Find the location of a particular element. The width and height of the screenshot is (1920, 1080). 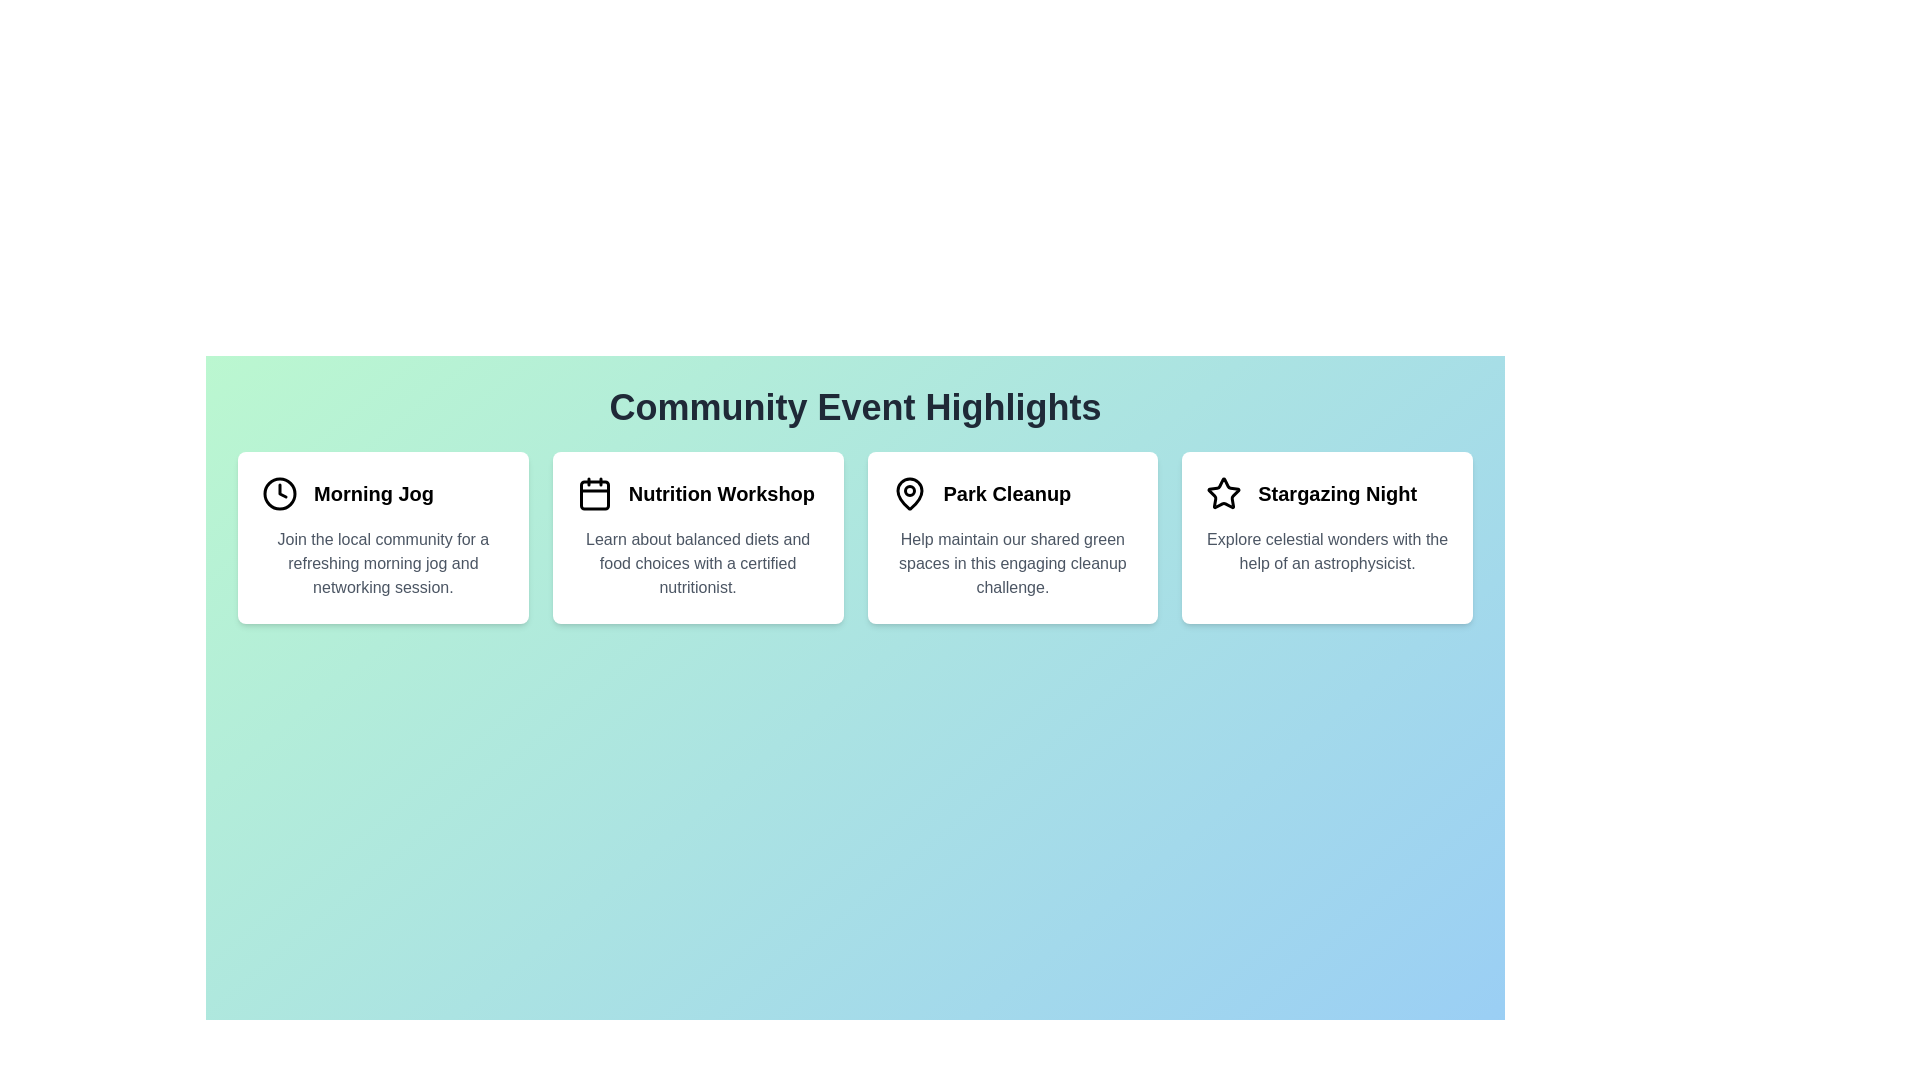

the descriptive text block located below the 'Morning Jog' title and clock icon, which provides additional information about the event is located at coordinates (383, 563).